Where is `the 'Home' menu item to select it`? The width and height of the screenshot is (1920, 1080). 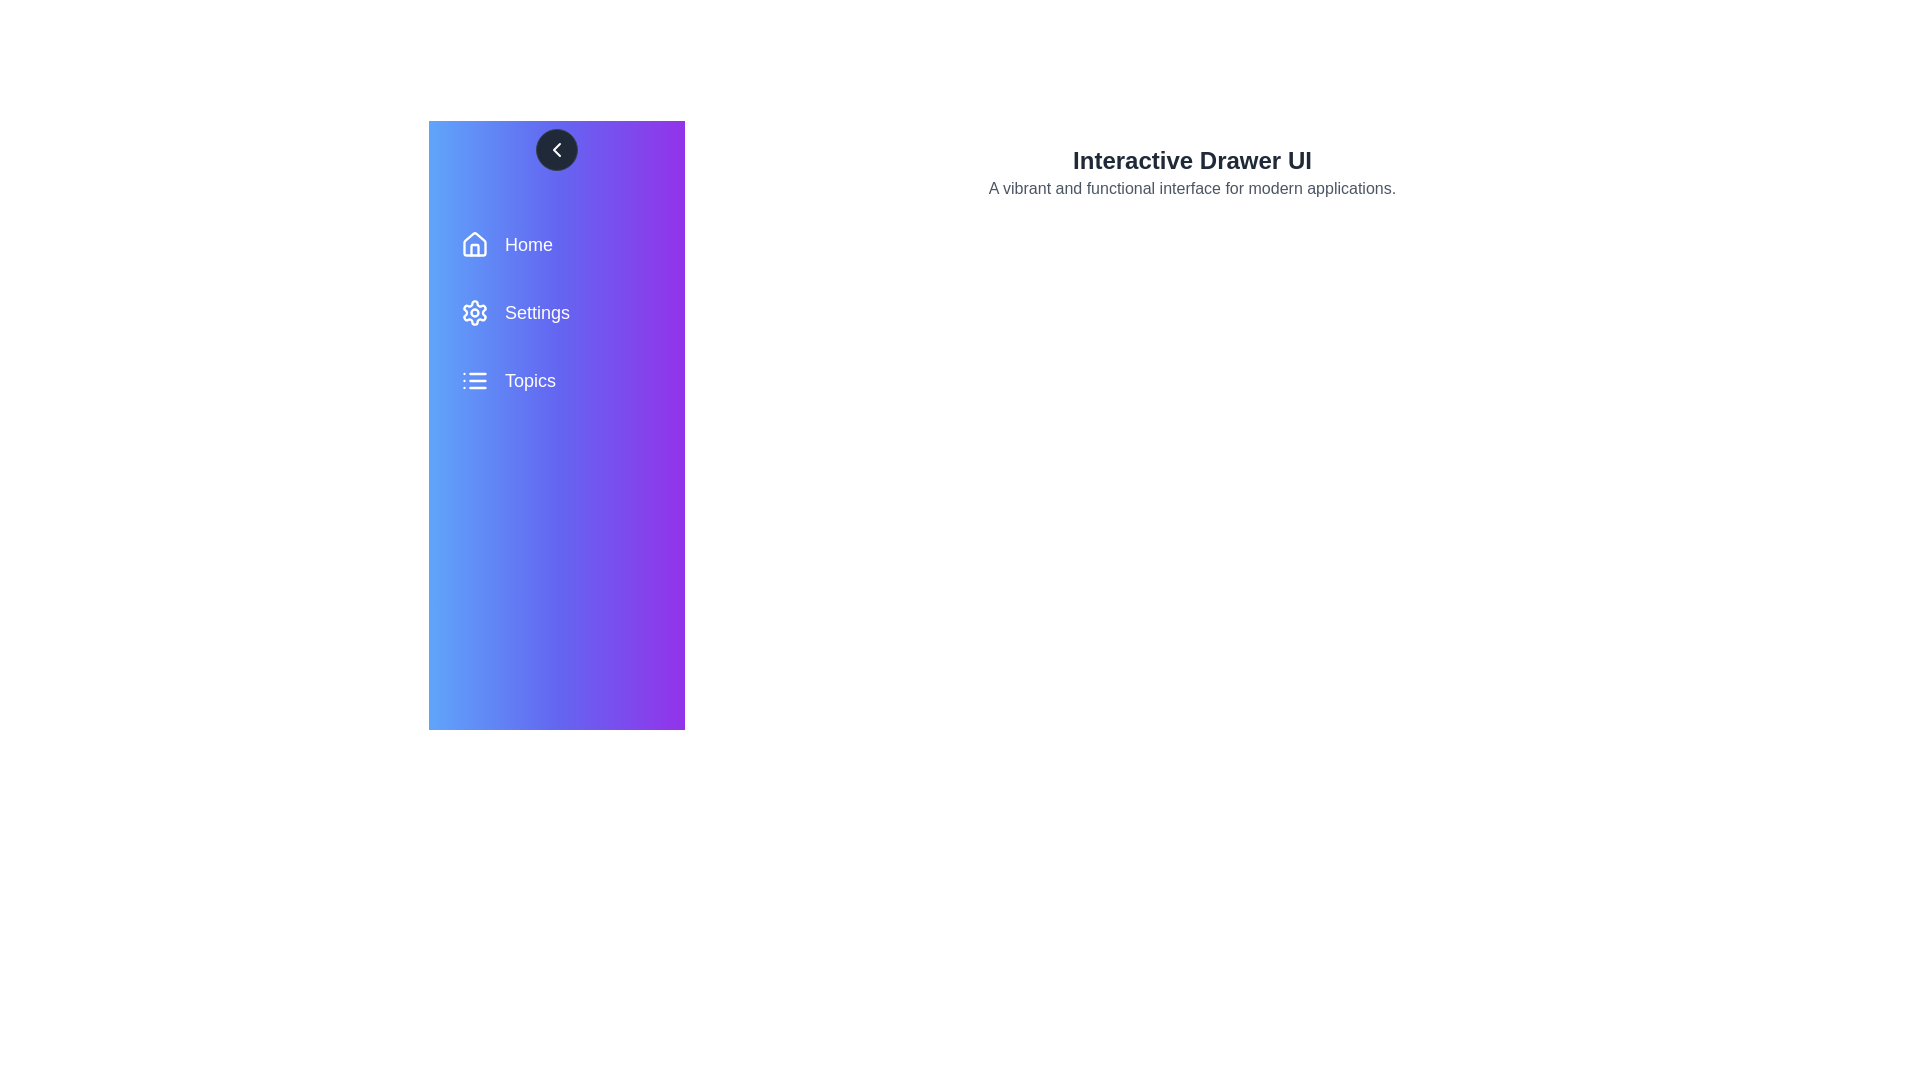 the 'Home' menu item to select it is located at coordinates (556, 244).